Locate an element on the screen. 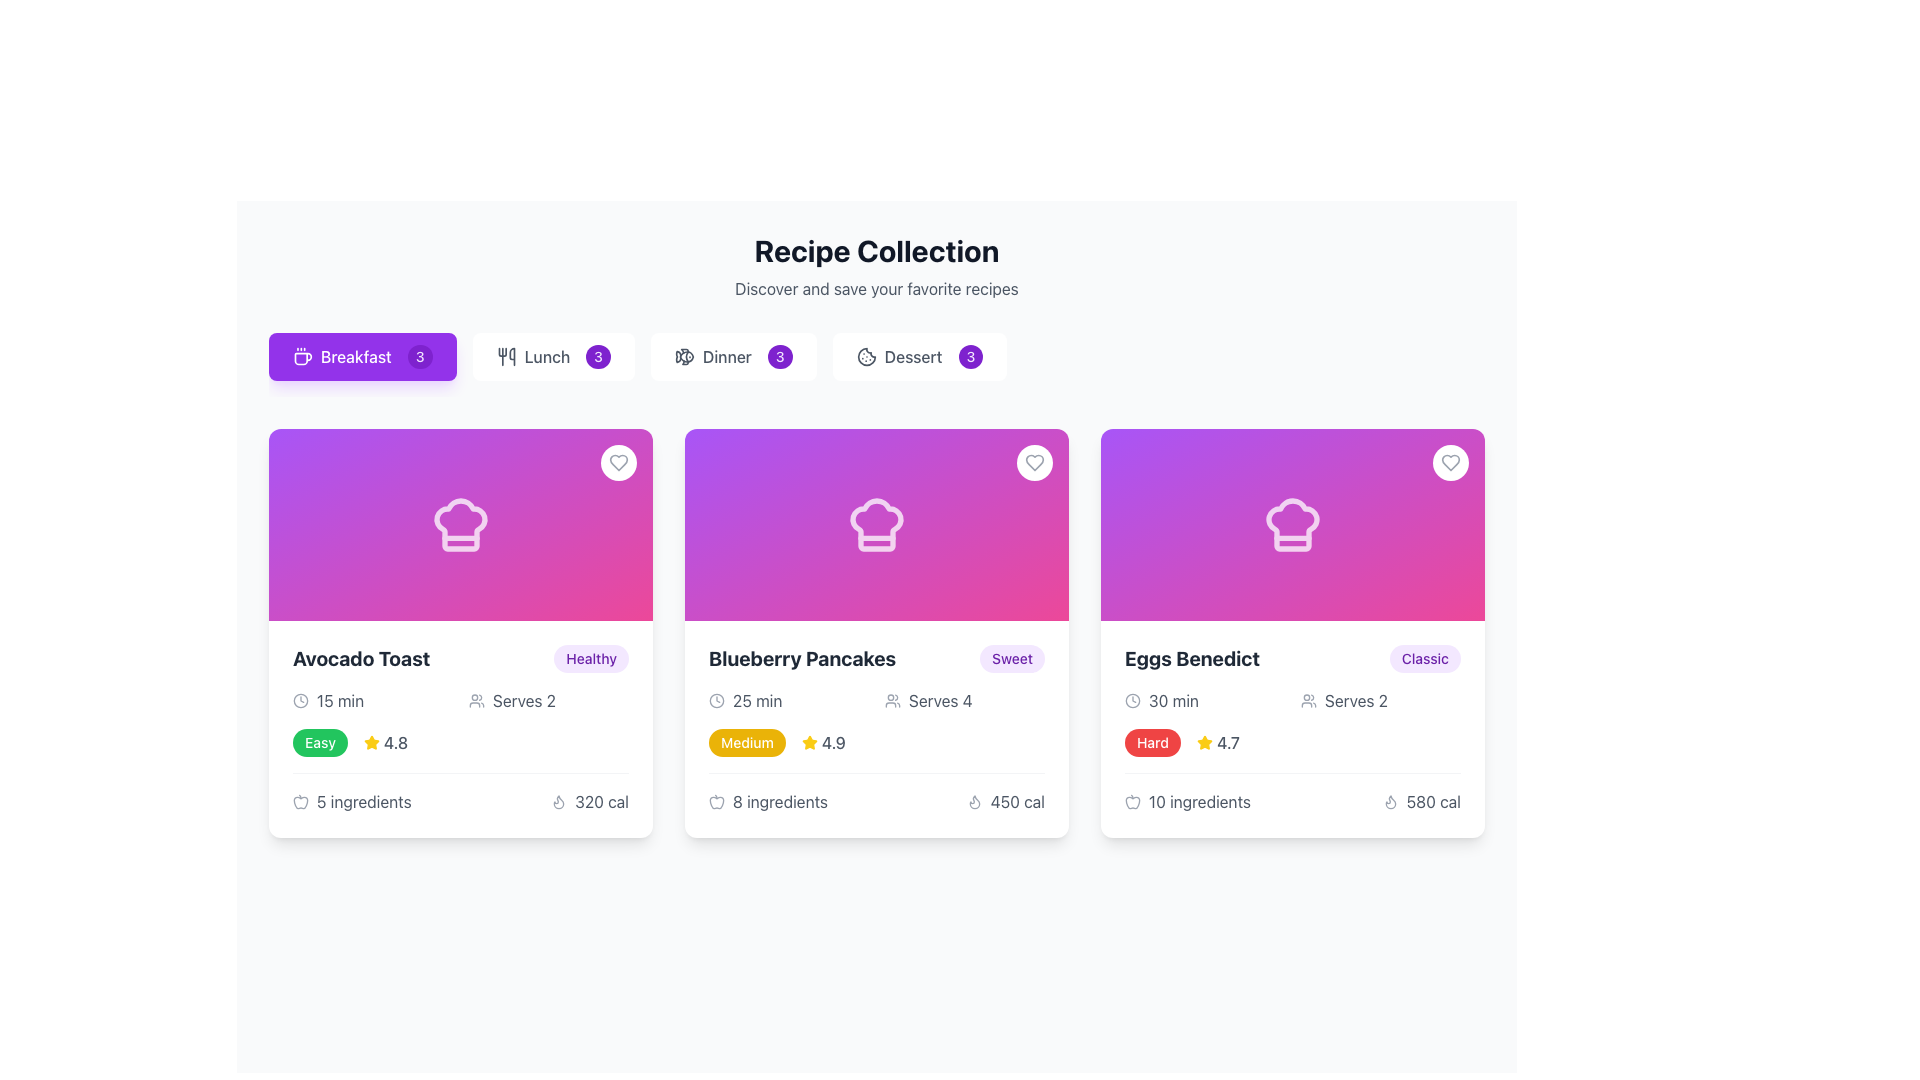 The image size is (1920, 1080). text snippet displaying '10 ingredients' located on the 'Eggs Benedict' card in the 'Recipe Collection' grid, positioned above the '580 cal' text is located at coordinates (1200, 801).